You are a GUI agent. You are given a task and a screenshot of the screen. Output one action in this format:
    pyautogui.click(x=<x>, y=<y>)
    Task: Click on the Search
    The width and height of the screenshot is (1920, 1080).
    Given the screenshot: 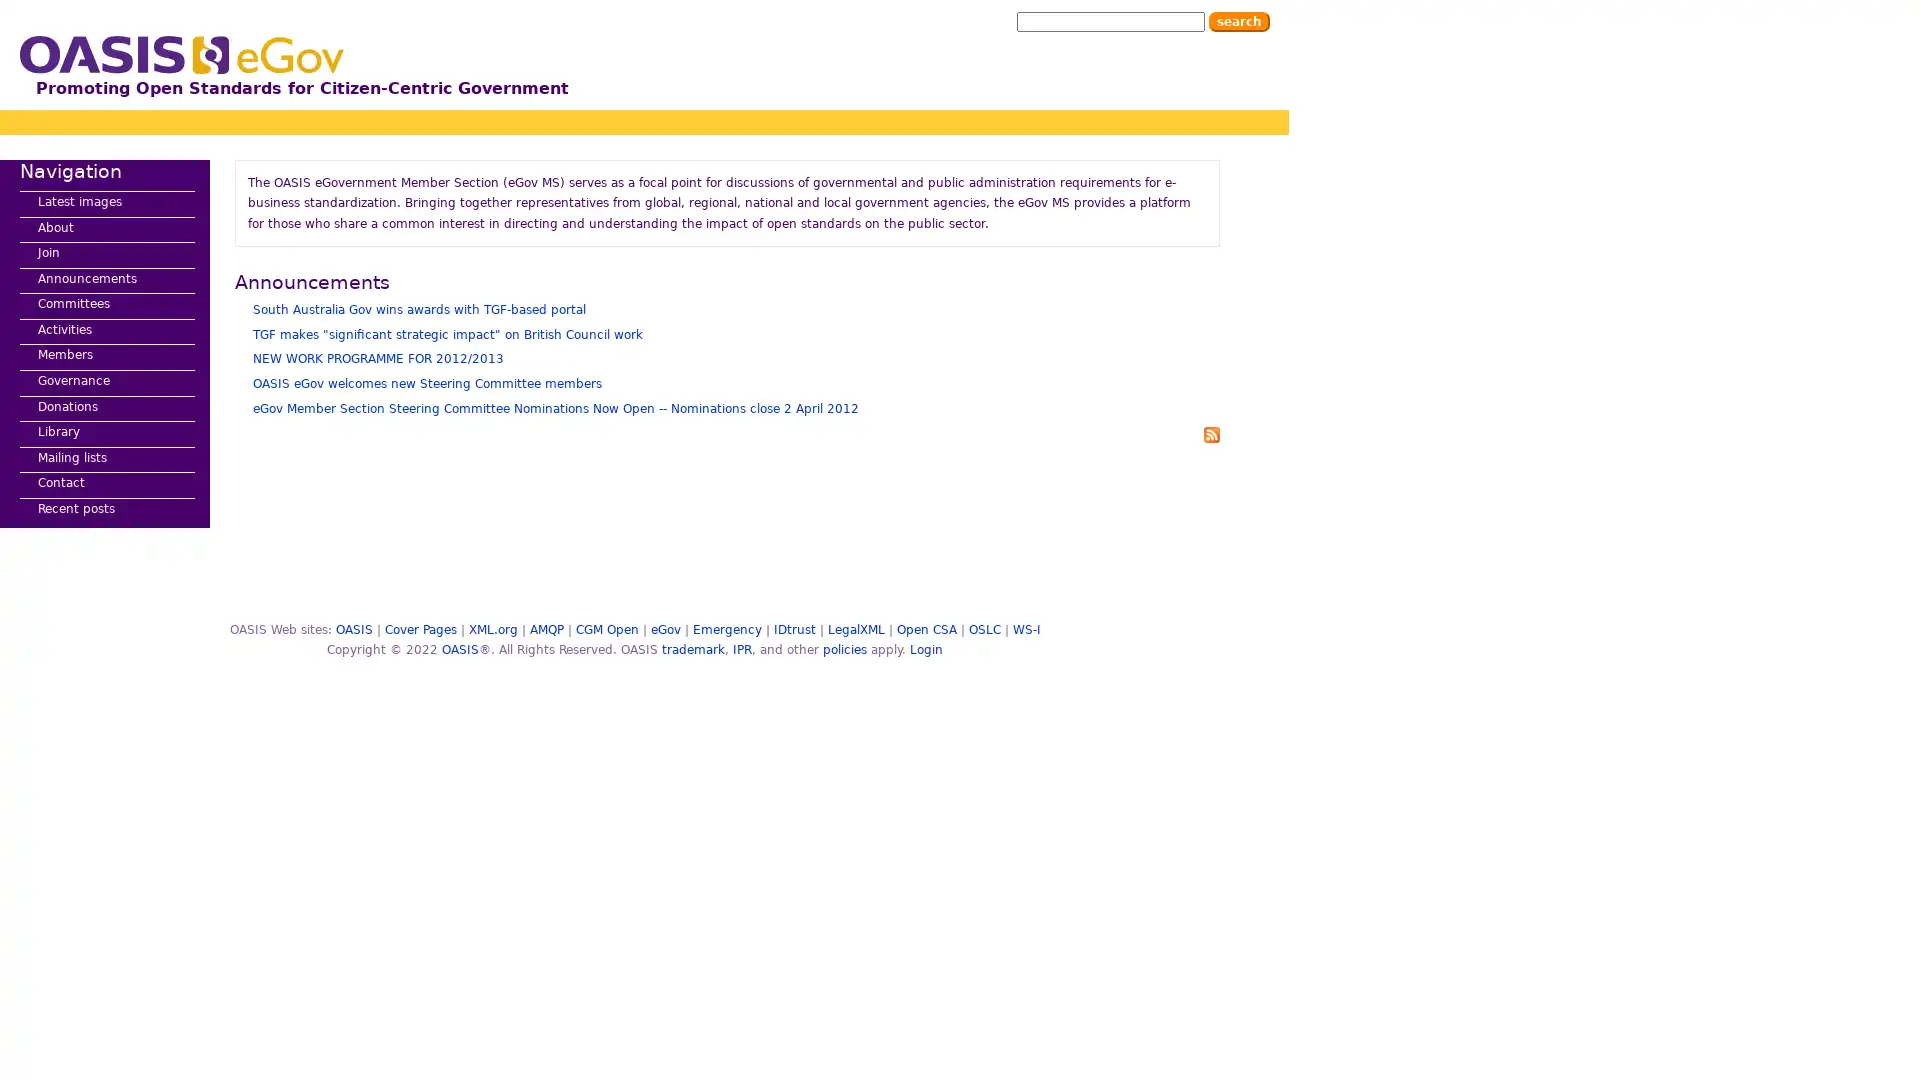 What is the action you would take?
    pyautogui.click(x=1238, y=22)
    